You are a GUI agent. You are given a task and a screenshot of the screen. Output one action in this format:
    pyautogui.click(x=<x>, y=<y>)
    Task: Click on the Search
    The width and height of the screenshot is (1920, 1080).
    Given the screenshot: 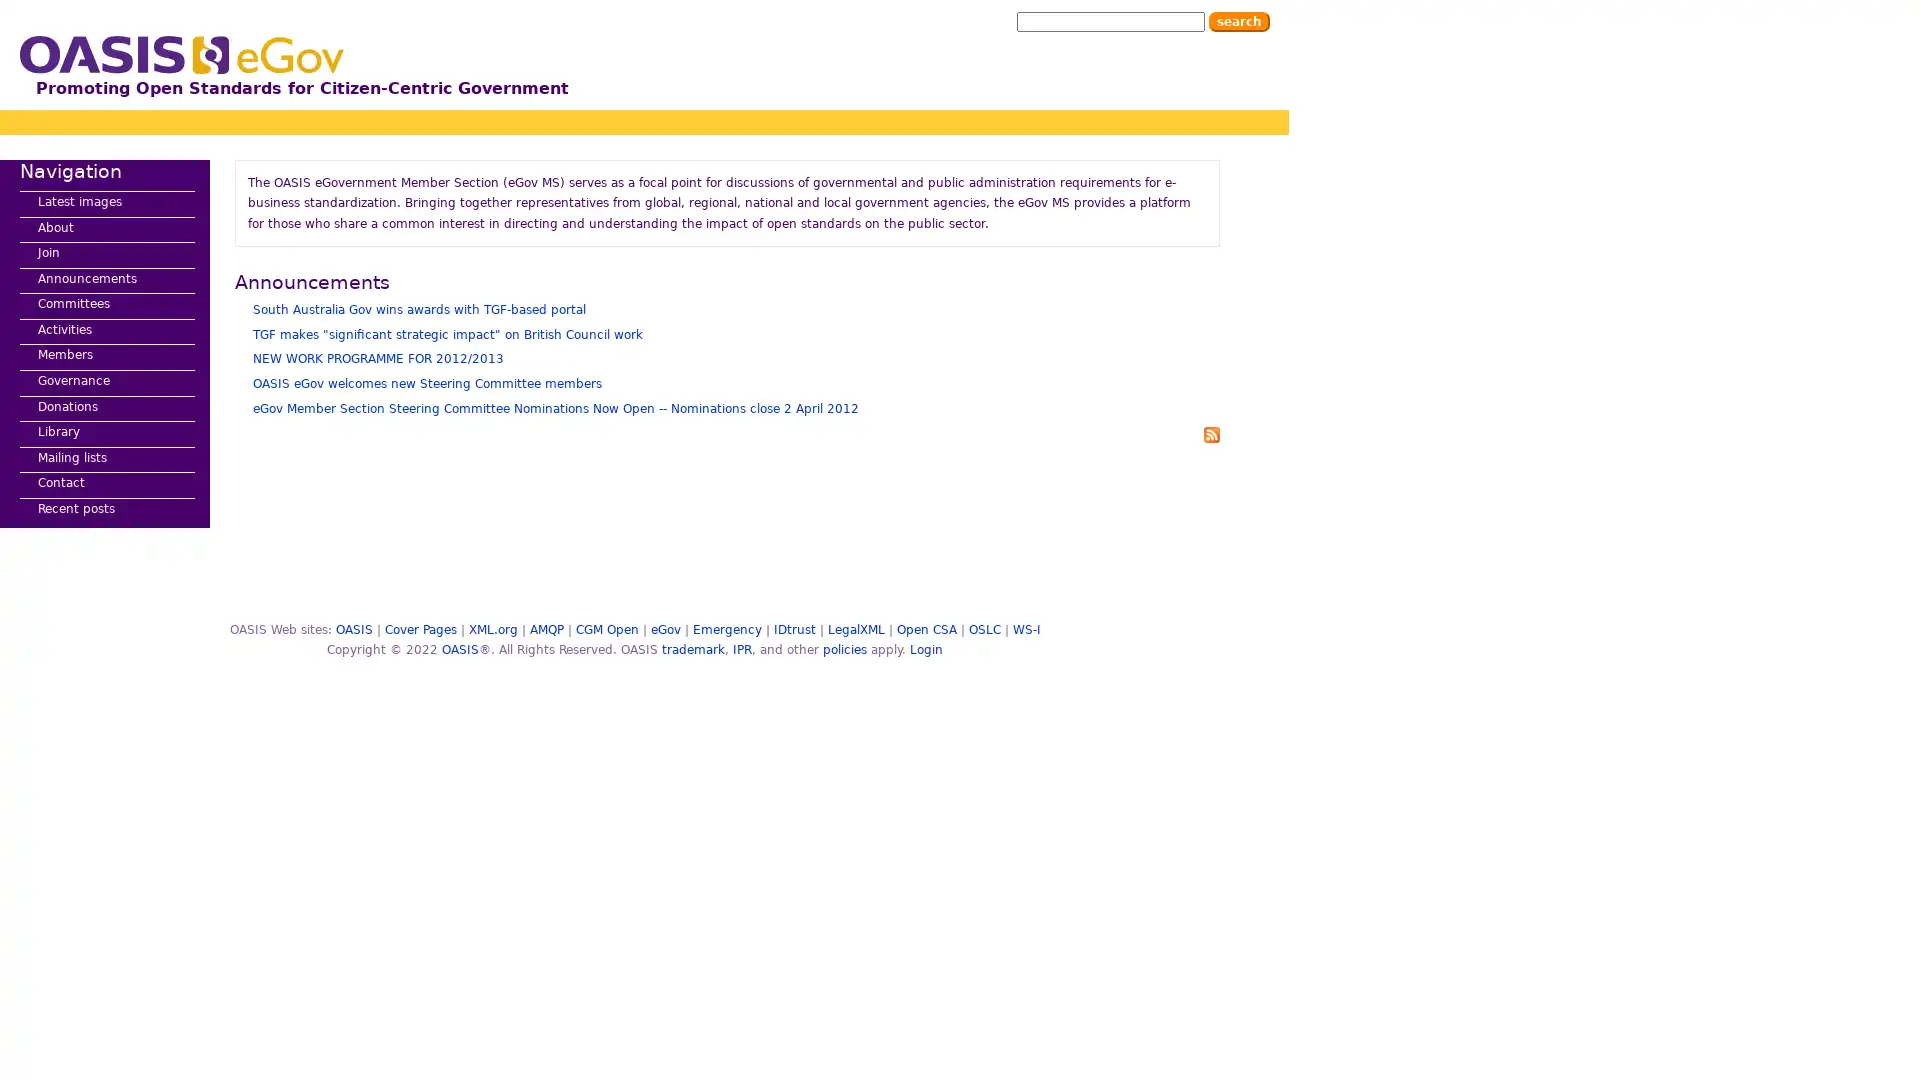 What is the action you would take?
    pyautogui.click(x=1238, y=22)
    